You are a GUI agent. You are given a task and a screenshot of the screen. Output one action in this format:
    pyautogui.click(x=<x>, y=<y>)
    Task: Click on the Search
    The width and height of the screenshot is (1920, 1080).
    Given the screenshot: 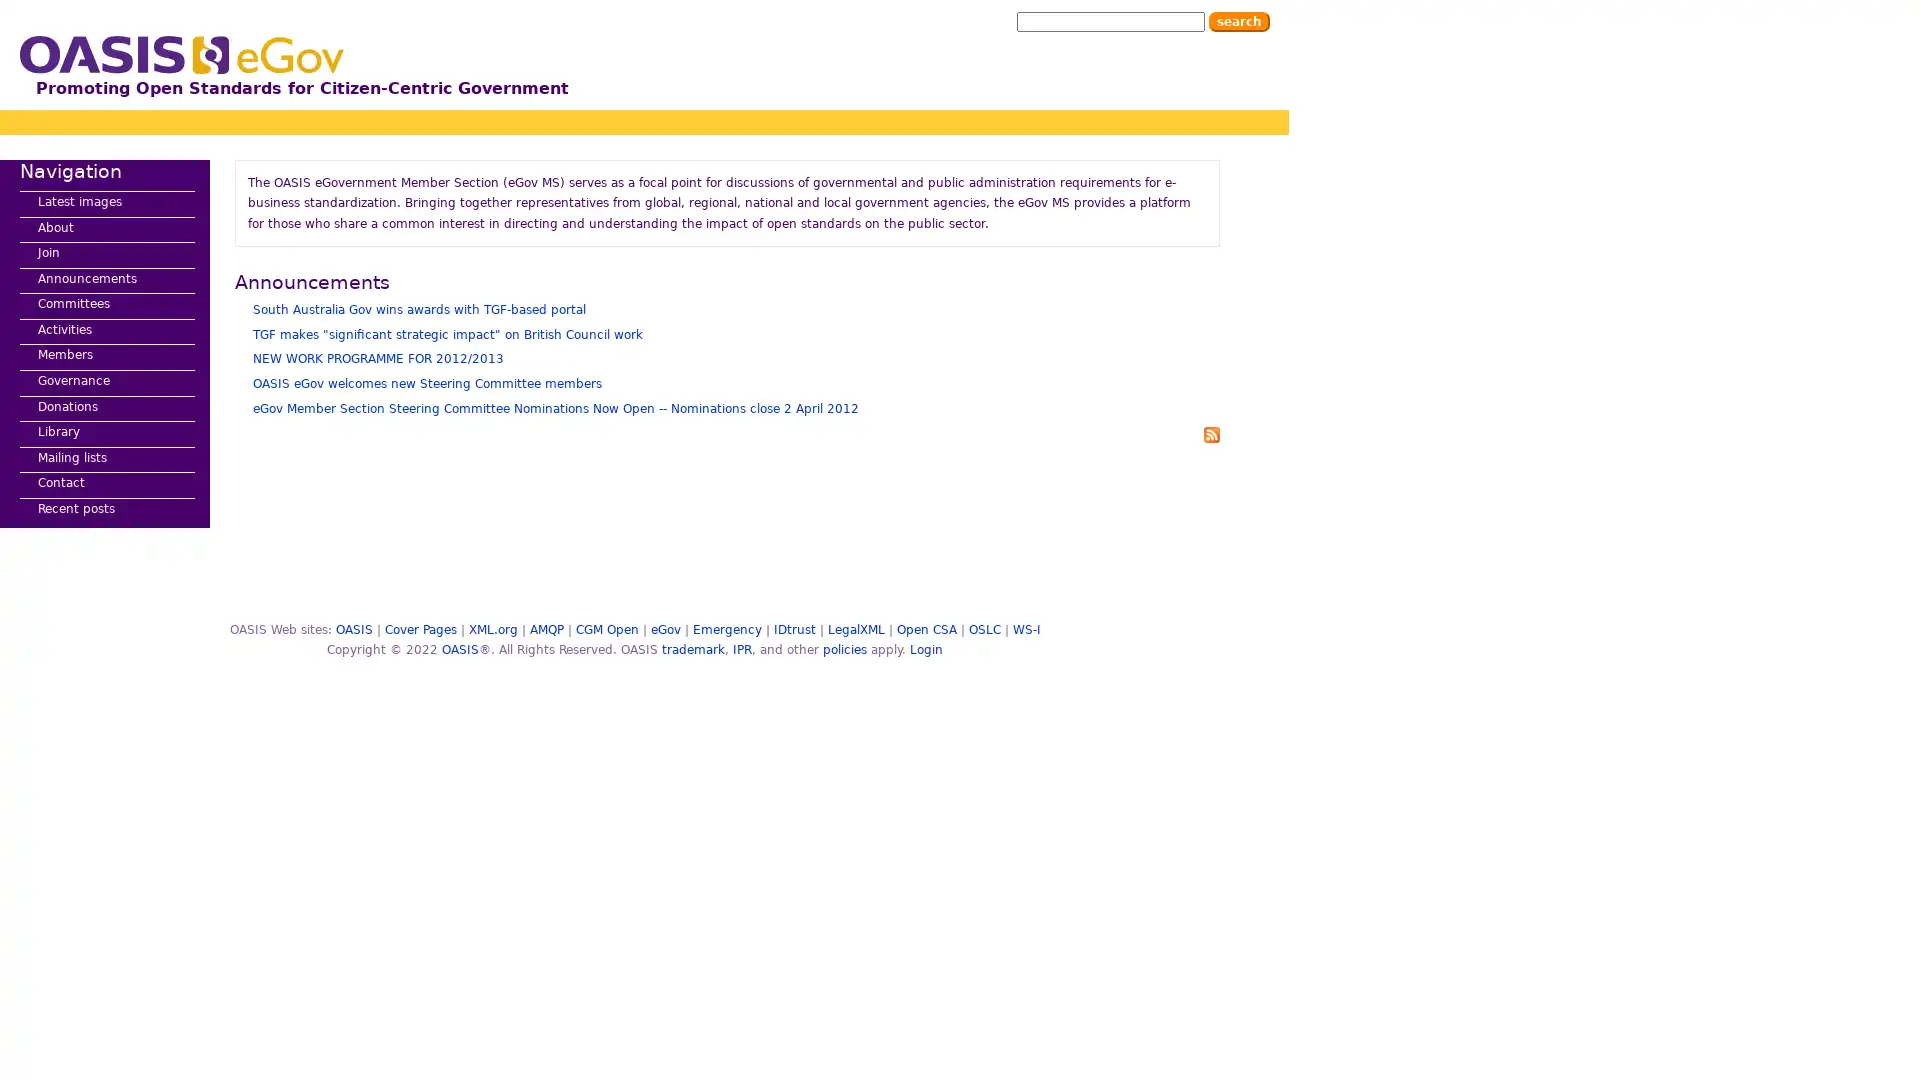 What is the action you would take?
    pyautogui.click(x=1238, y=22)
    